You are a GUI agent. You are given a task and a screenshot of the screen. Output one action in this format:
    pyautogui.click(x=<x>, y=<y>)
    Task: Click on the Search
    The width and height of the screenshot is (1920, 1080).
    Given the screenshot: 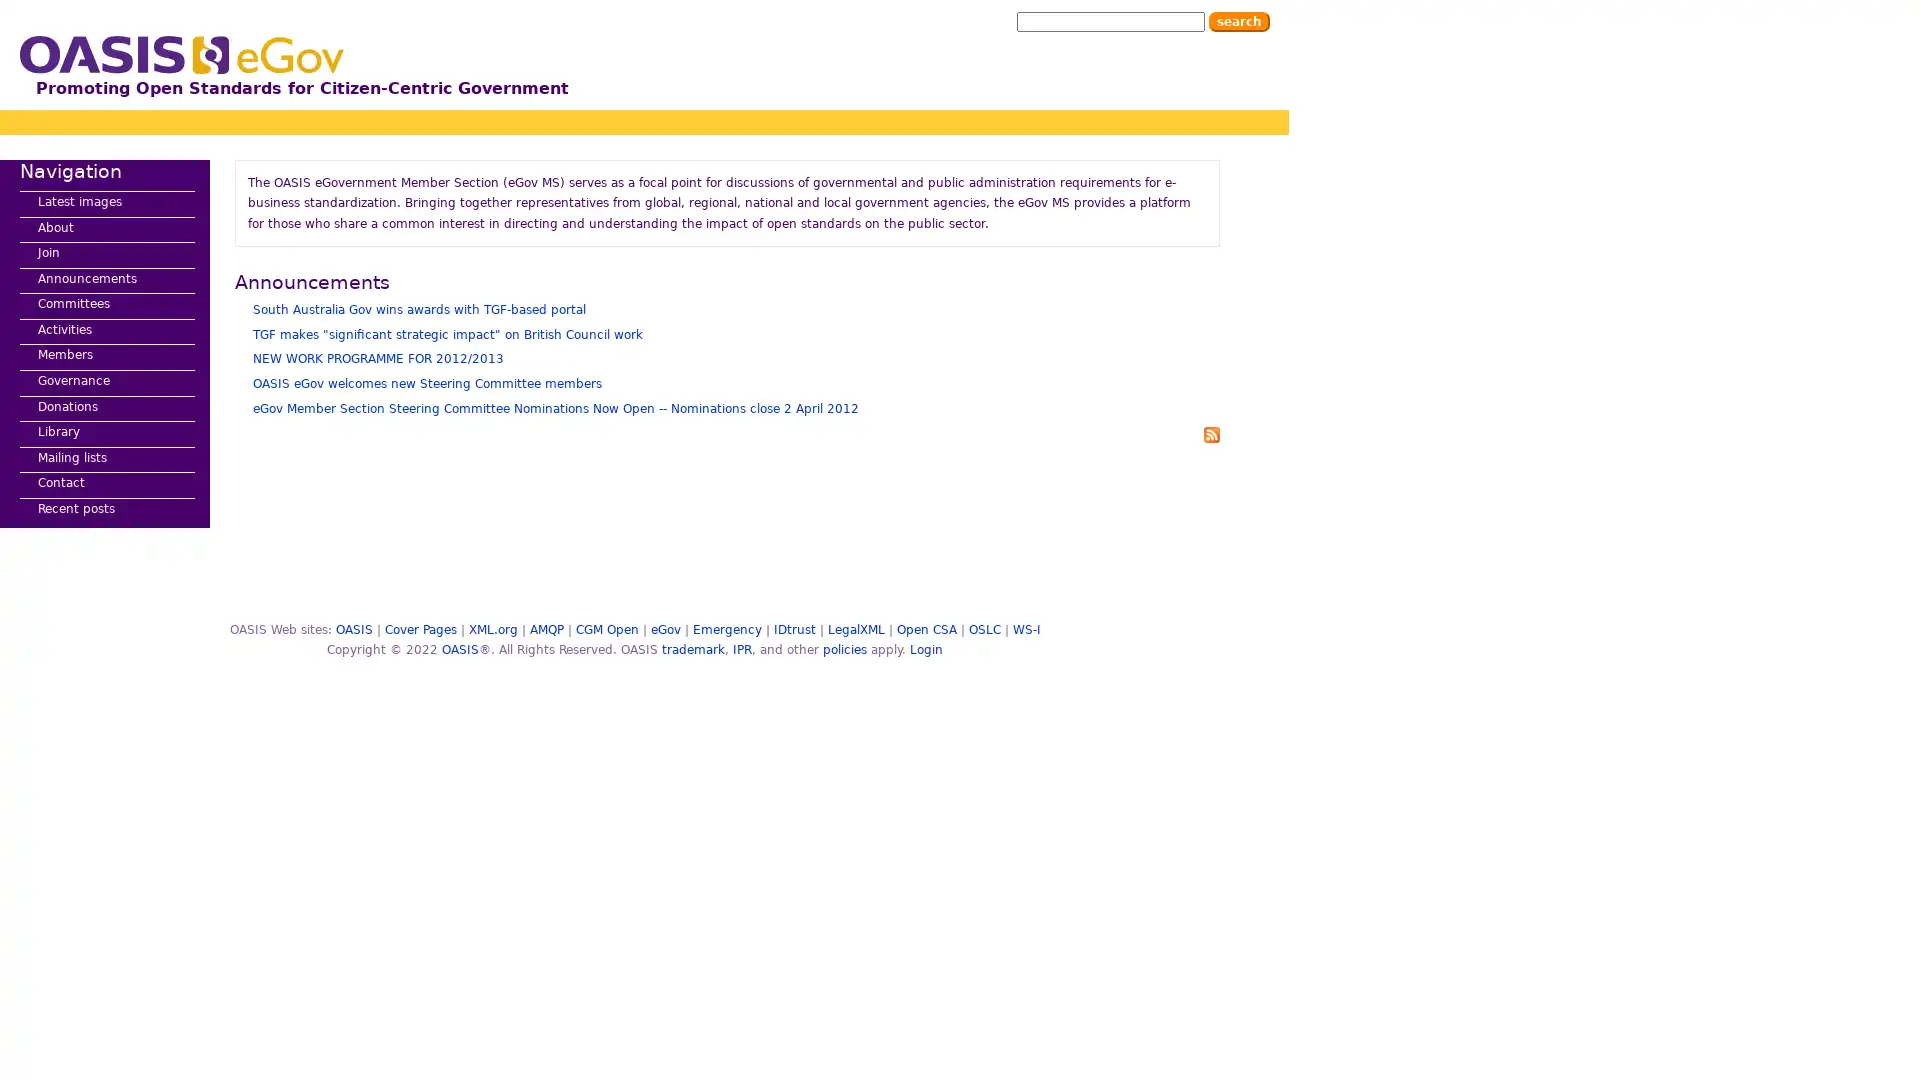 What is the action you would take?
    pyautogui.click(x=1238, y=22)
    